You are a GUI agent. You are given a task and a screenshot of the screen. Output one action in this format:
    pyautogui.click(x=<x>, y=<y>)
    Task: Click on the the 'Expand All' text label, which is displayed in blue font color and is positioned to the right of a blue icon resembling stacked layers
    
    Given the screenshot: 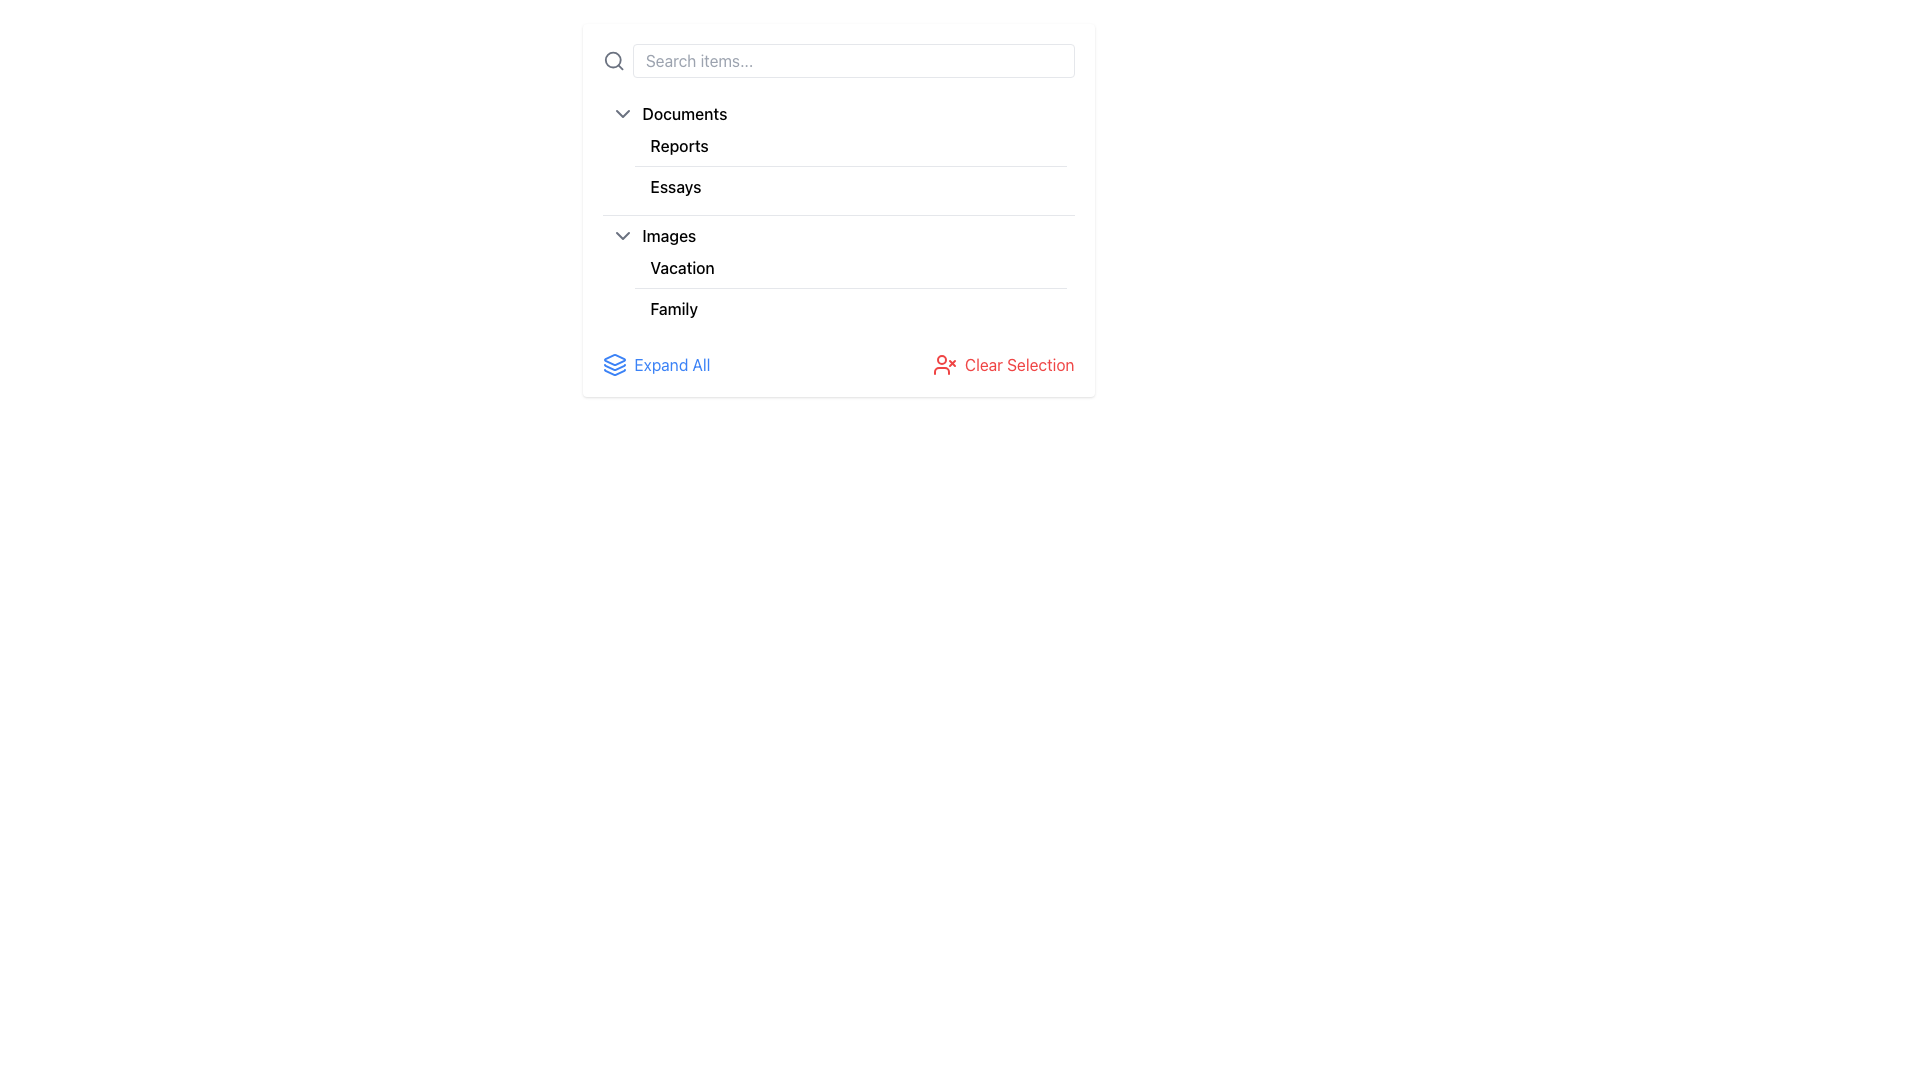 What is the action you would take?
    pyautogui.click(x=672, y=365)
    